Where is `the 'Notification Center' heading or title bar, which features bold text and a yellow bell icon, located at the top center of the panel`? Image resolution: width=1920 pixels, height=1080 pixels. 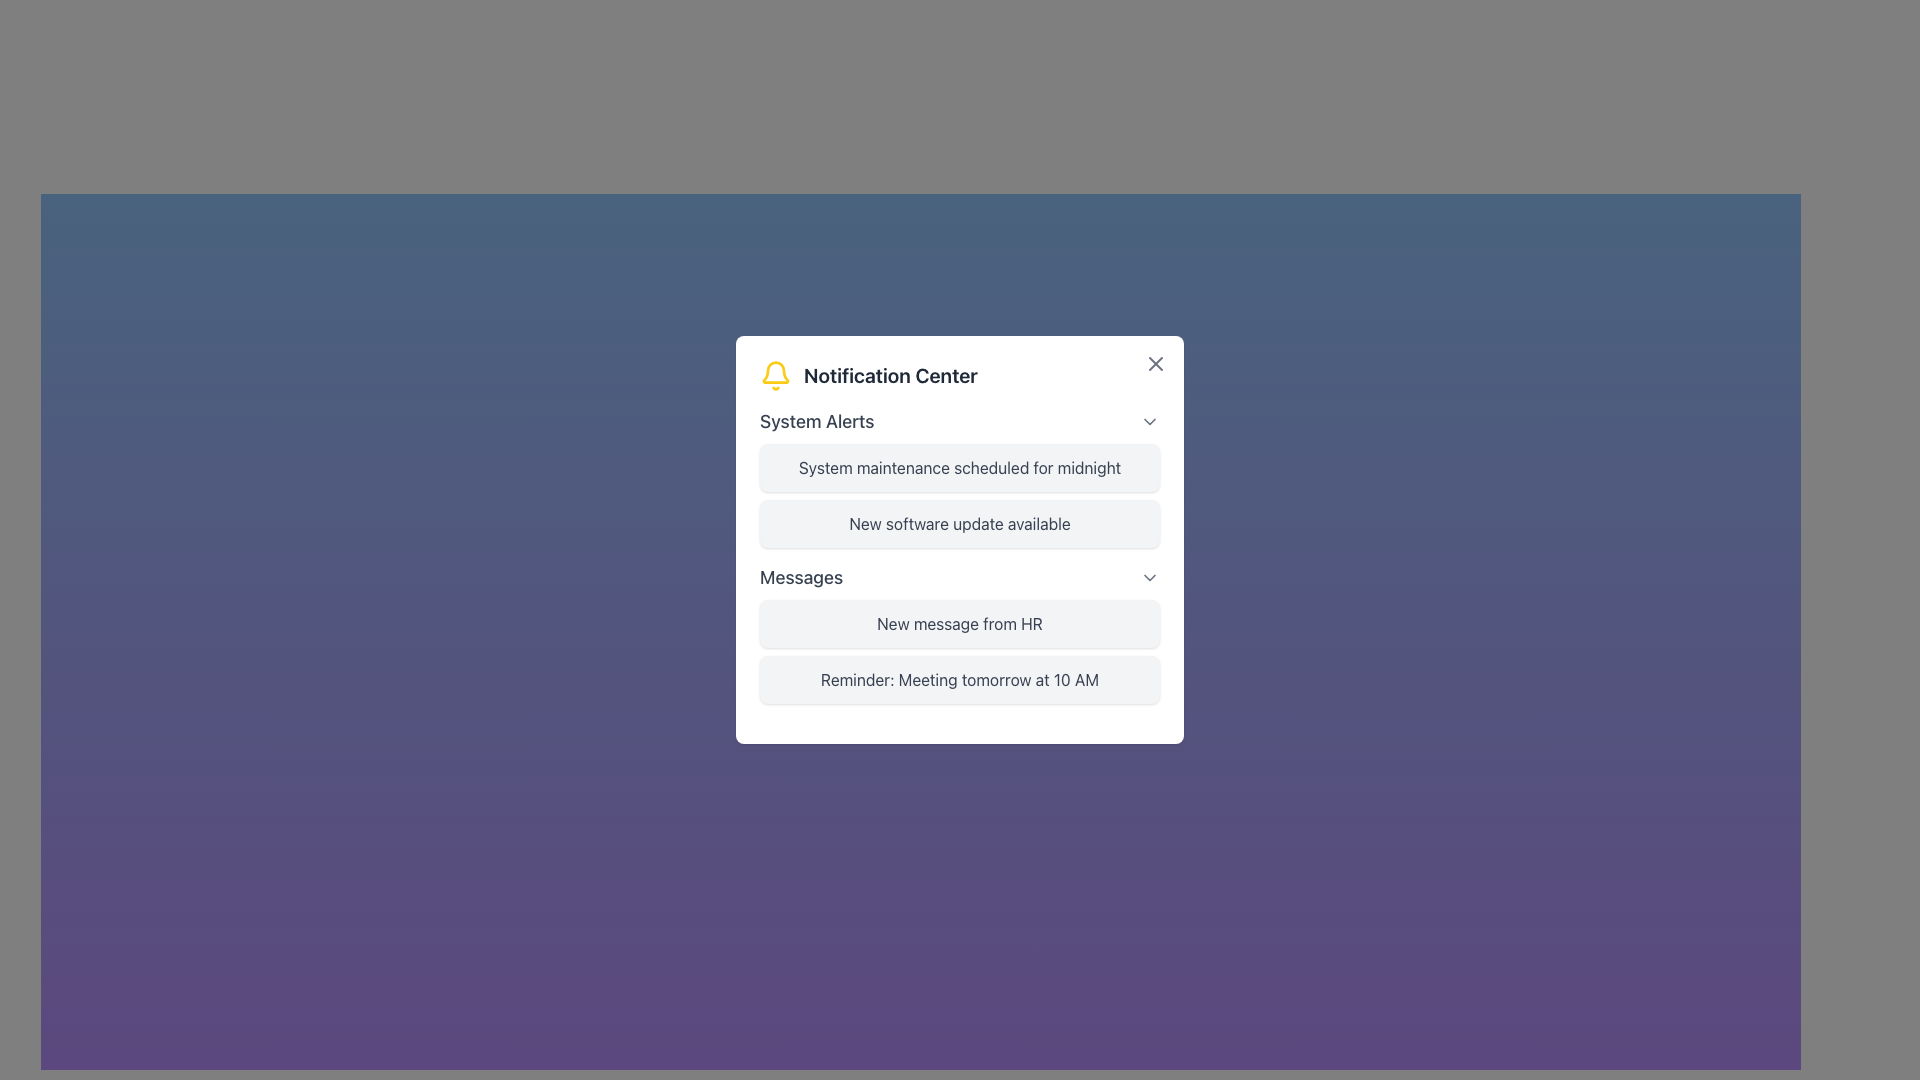 the 'Notification Center' heading or title bar, which features bold text and a yellow bell icon, located at the top center of the panel is located at coordinates (960, 375).